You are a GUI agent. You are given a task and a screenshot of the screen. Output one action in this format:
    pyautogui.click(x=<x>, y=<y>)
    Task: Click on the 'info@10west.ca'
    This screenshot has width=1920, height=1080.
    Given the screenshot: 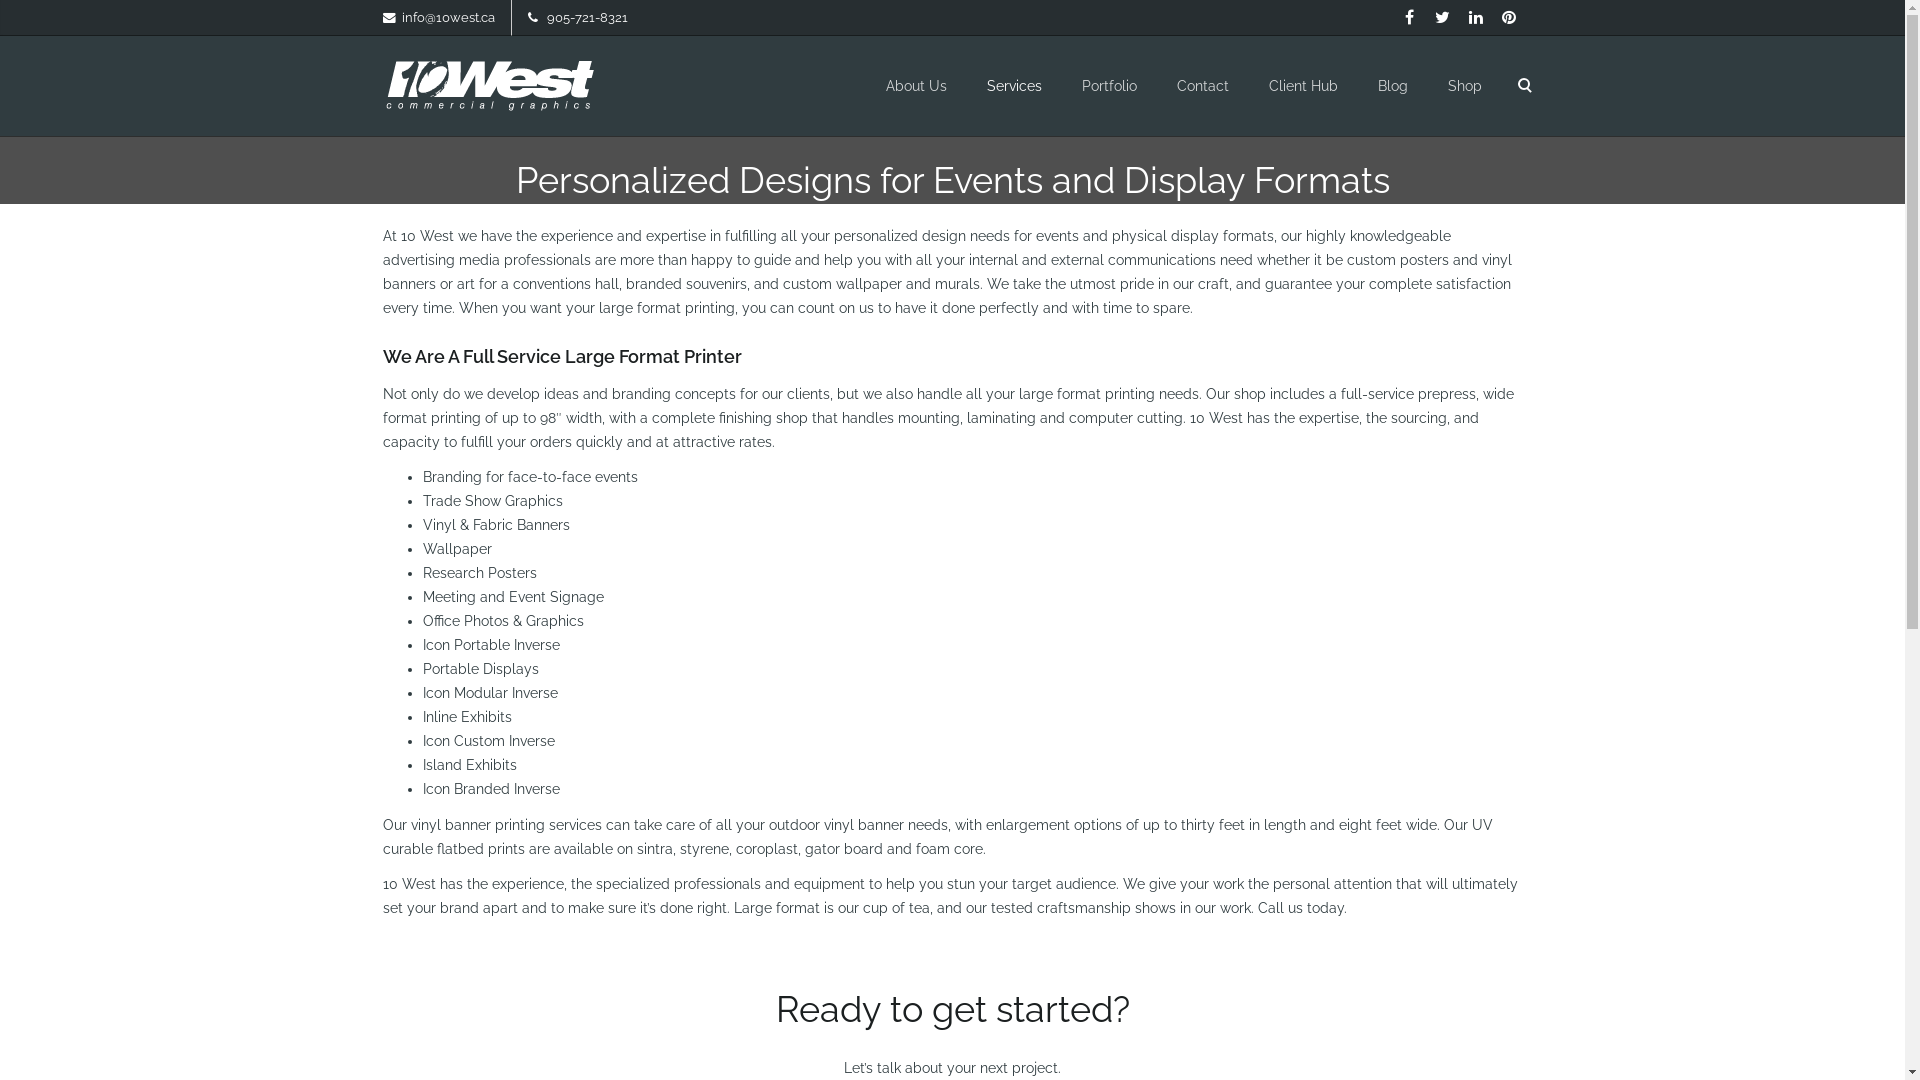 What is the action you would take?
    pyautogui.click(x=447, y=17)
    